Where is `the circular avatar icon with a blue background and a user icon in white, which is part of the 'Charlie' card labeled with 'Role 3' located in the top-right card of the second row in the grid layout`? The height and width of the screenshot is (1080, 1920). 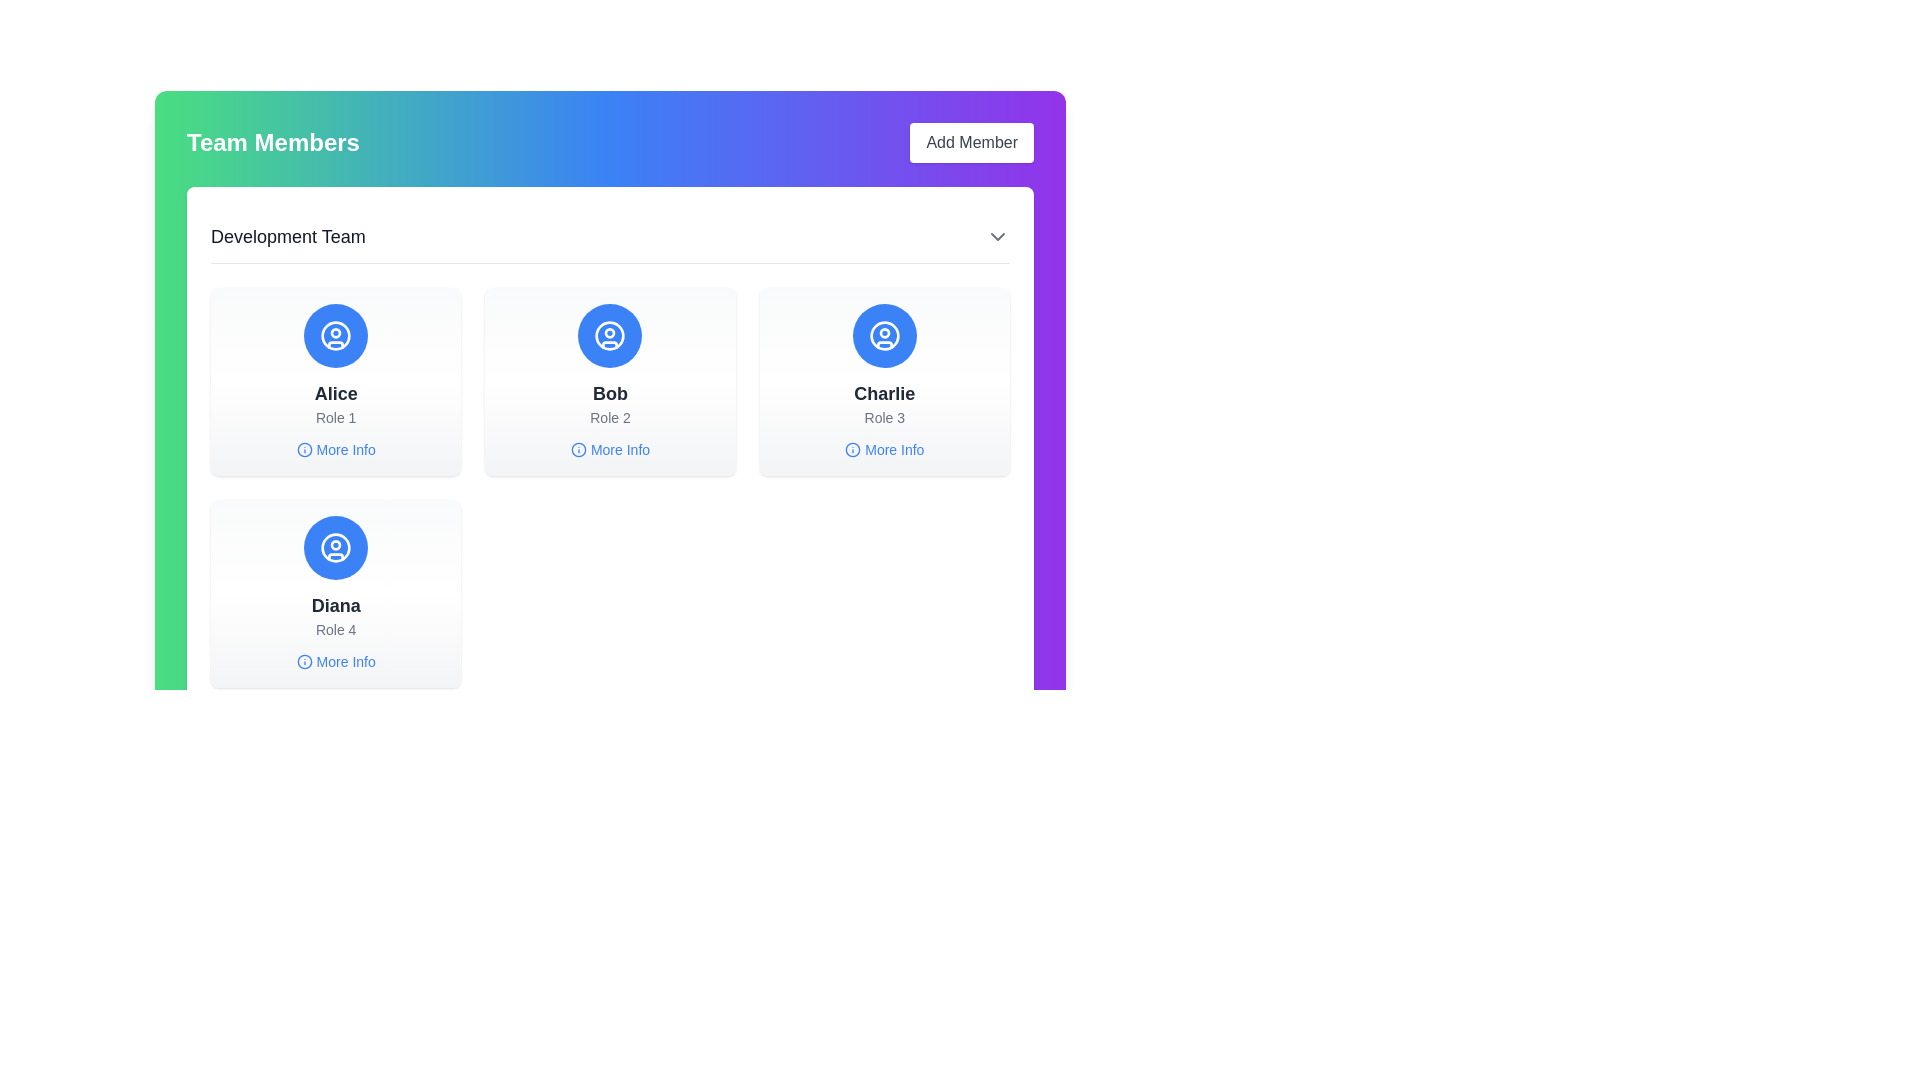
the circular avatar icon with a blue background and a user icon in white, which is part of the 'Charlie' card labeled with 'Role 3' located in the top-right card of the second row in the grid layout is located at coordinates (883, 334).